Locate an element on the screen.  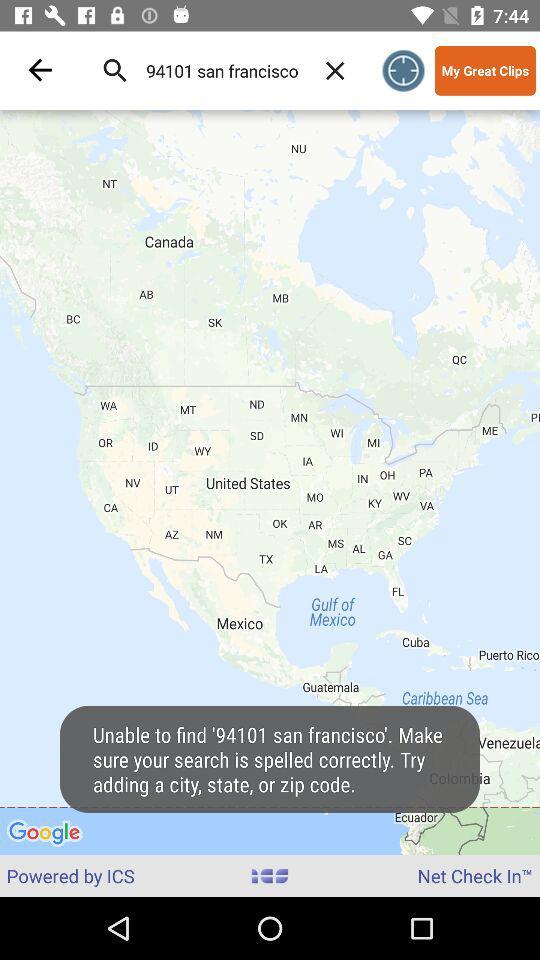
item next to the 94101 san francisco is located at coordinates (335, 70).